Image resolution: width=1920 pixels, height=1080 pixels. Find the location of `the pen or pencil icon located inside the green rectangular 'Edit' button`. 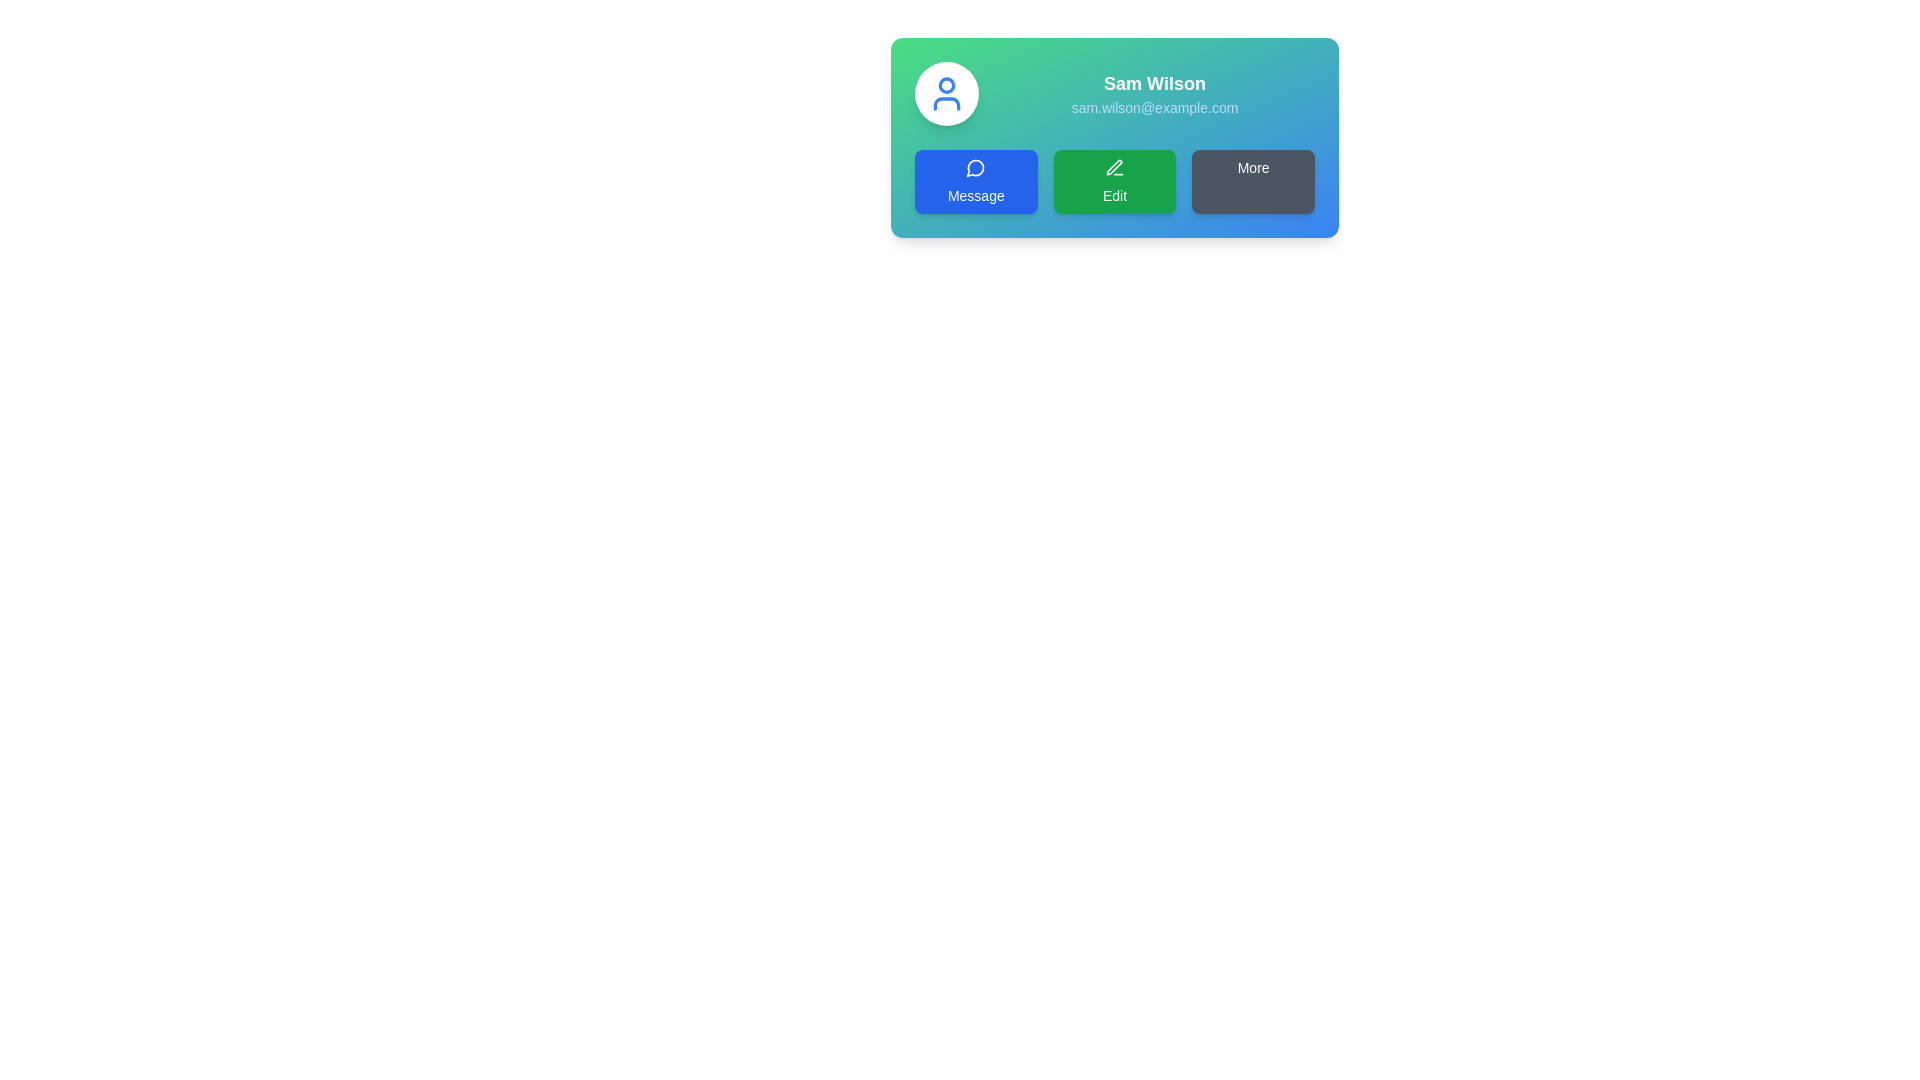

the pen or pencil icon located inside the green rectangular 'Edit' button is located at coordinates (1113, 166).